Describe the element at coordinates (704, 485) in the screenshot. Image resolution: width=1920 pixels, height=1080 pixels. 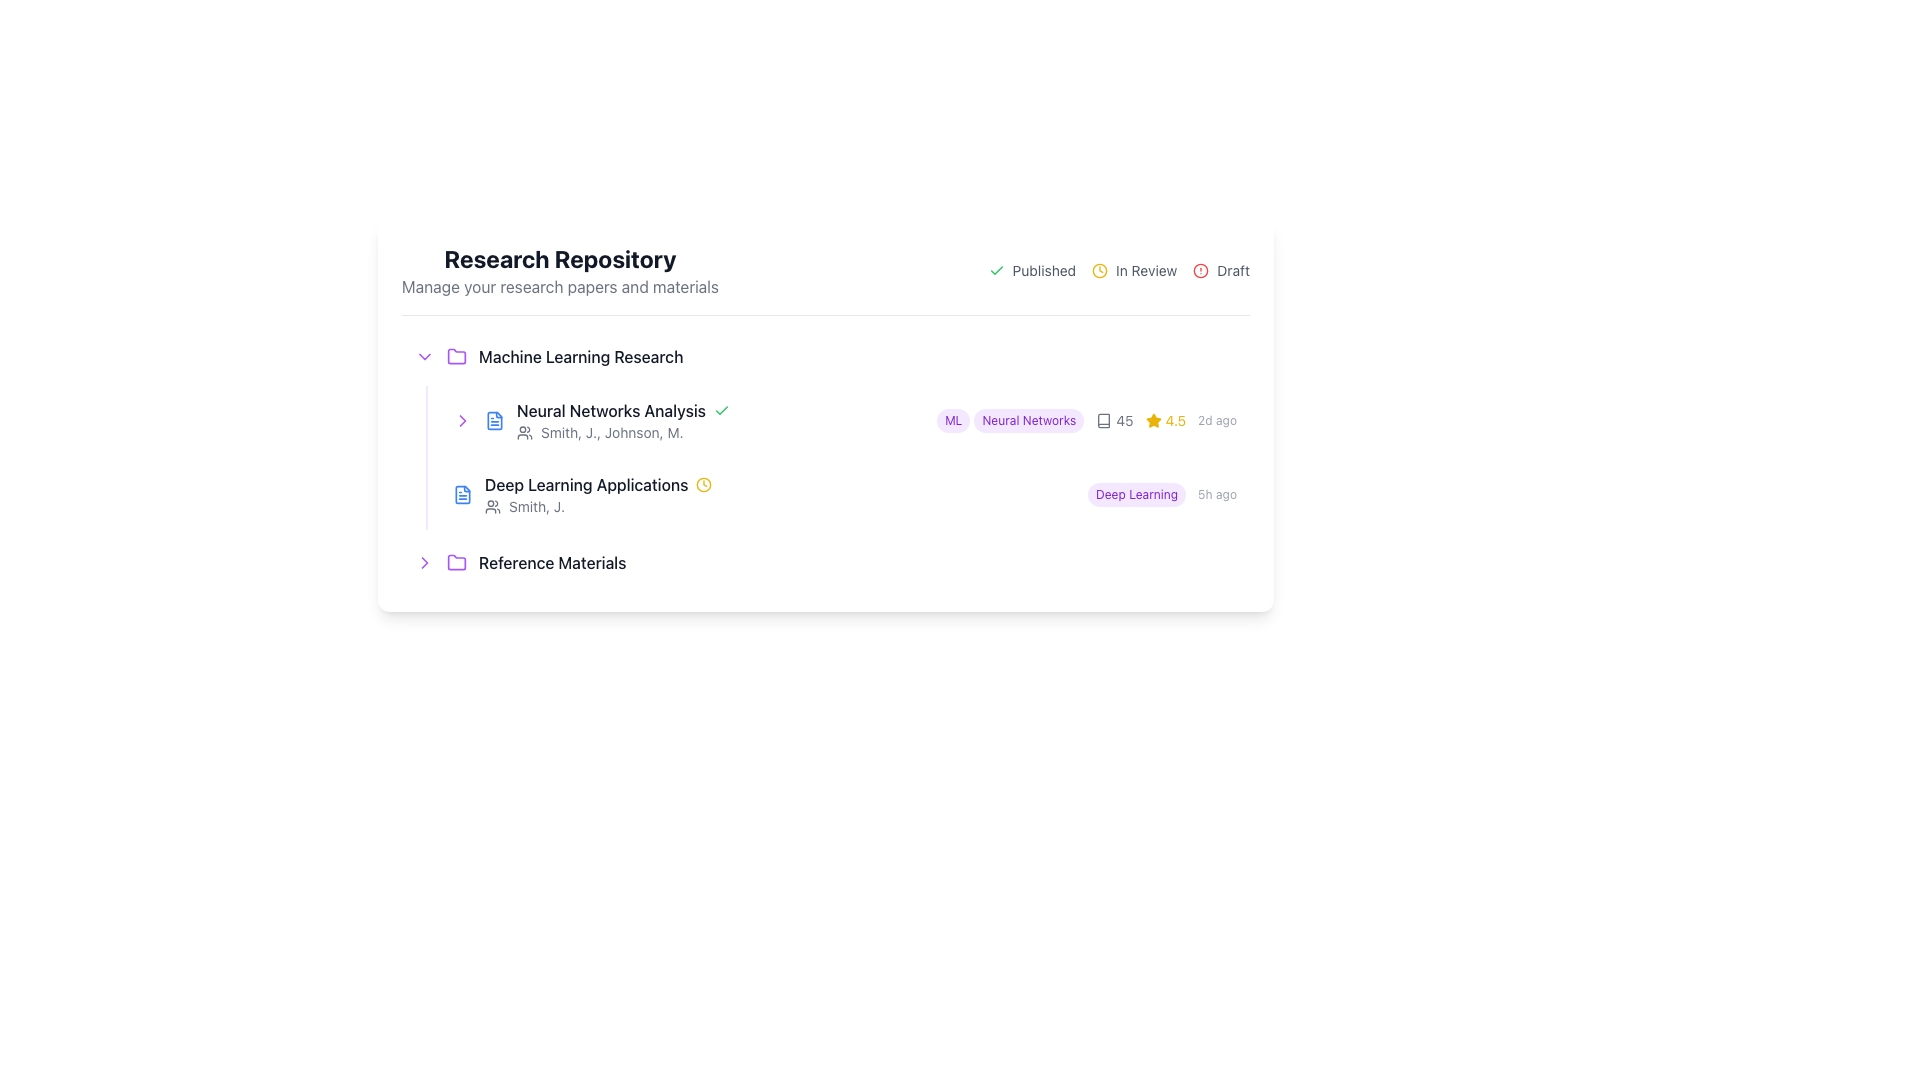
I see `the small yellow clock icon located to the right of the text 'Deep Learning Applications'` at that location.